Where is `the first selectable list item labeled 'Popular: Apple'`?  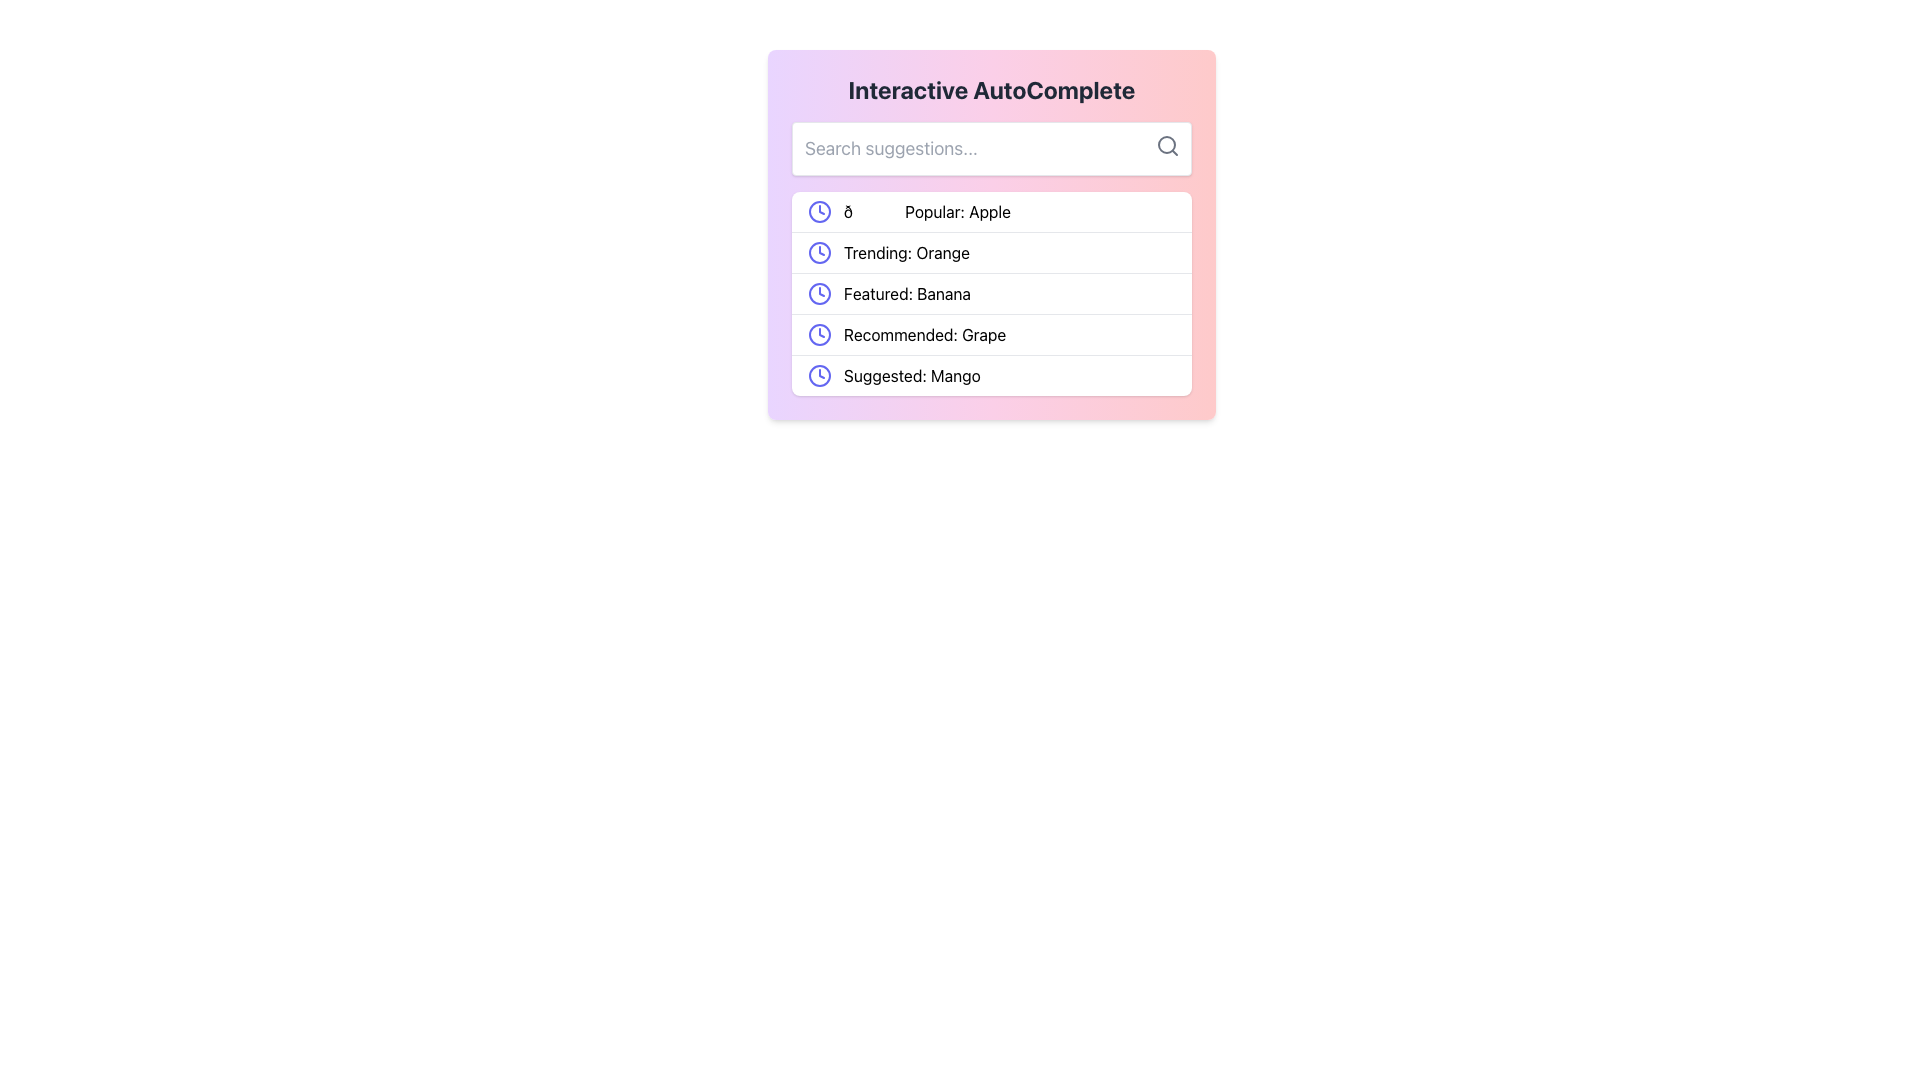 the first selectable list item labeled 'Popular: Apple' is located at coordinates (992, 212).